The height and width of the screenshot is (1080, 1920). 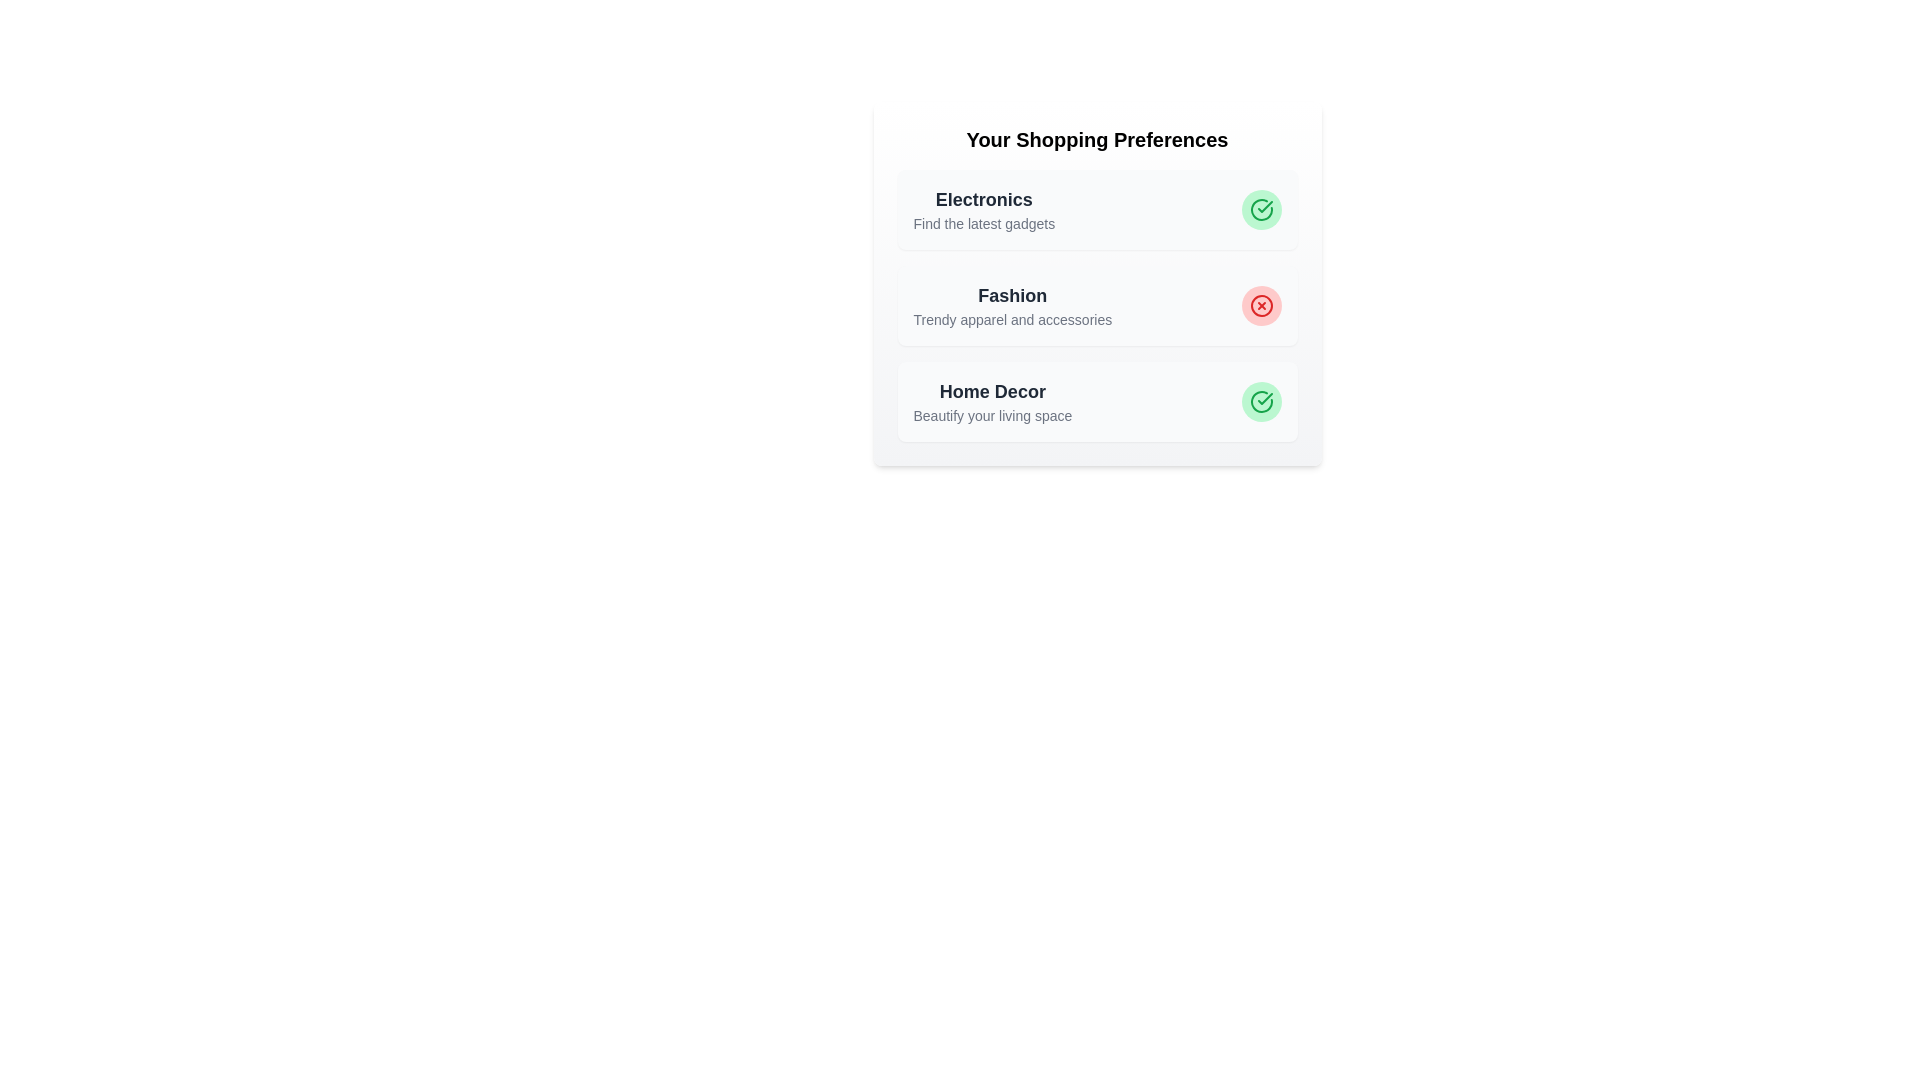 I want to click on the title and description of the preference item Home Decor, so click(x=992, y=392).